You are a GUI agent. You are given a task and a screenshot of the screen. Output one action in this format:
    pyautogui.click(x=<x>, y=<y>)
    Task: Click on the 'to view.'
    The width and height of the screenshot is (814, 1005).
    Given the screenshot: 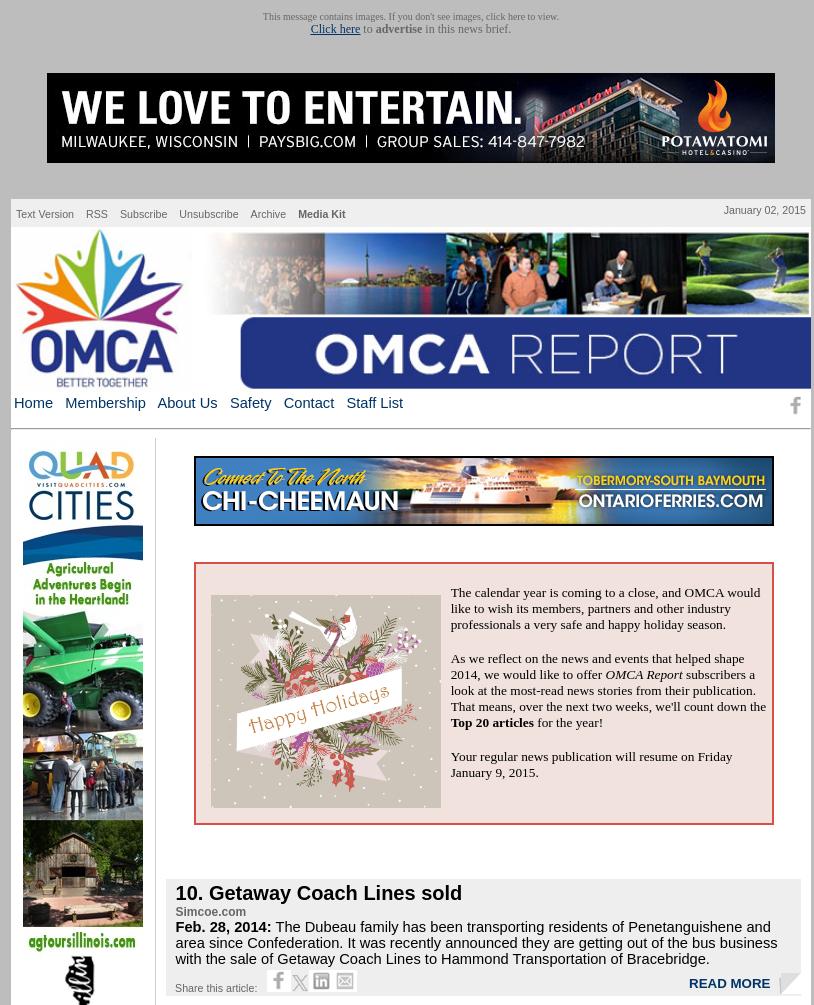 What is the action you would take?
    pyautogui.click(x=540, y=16)
    